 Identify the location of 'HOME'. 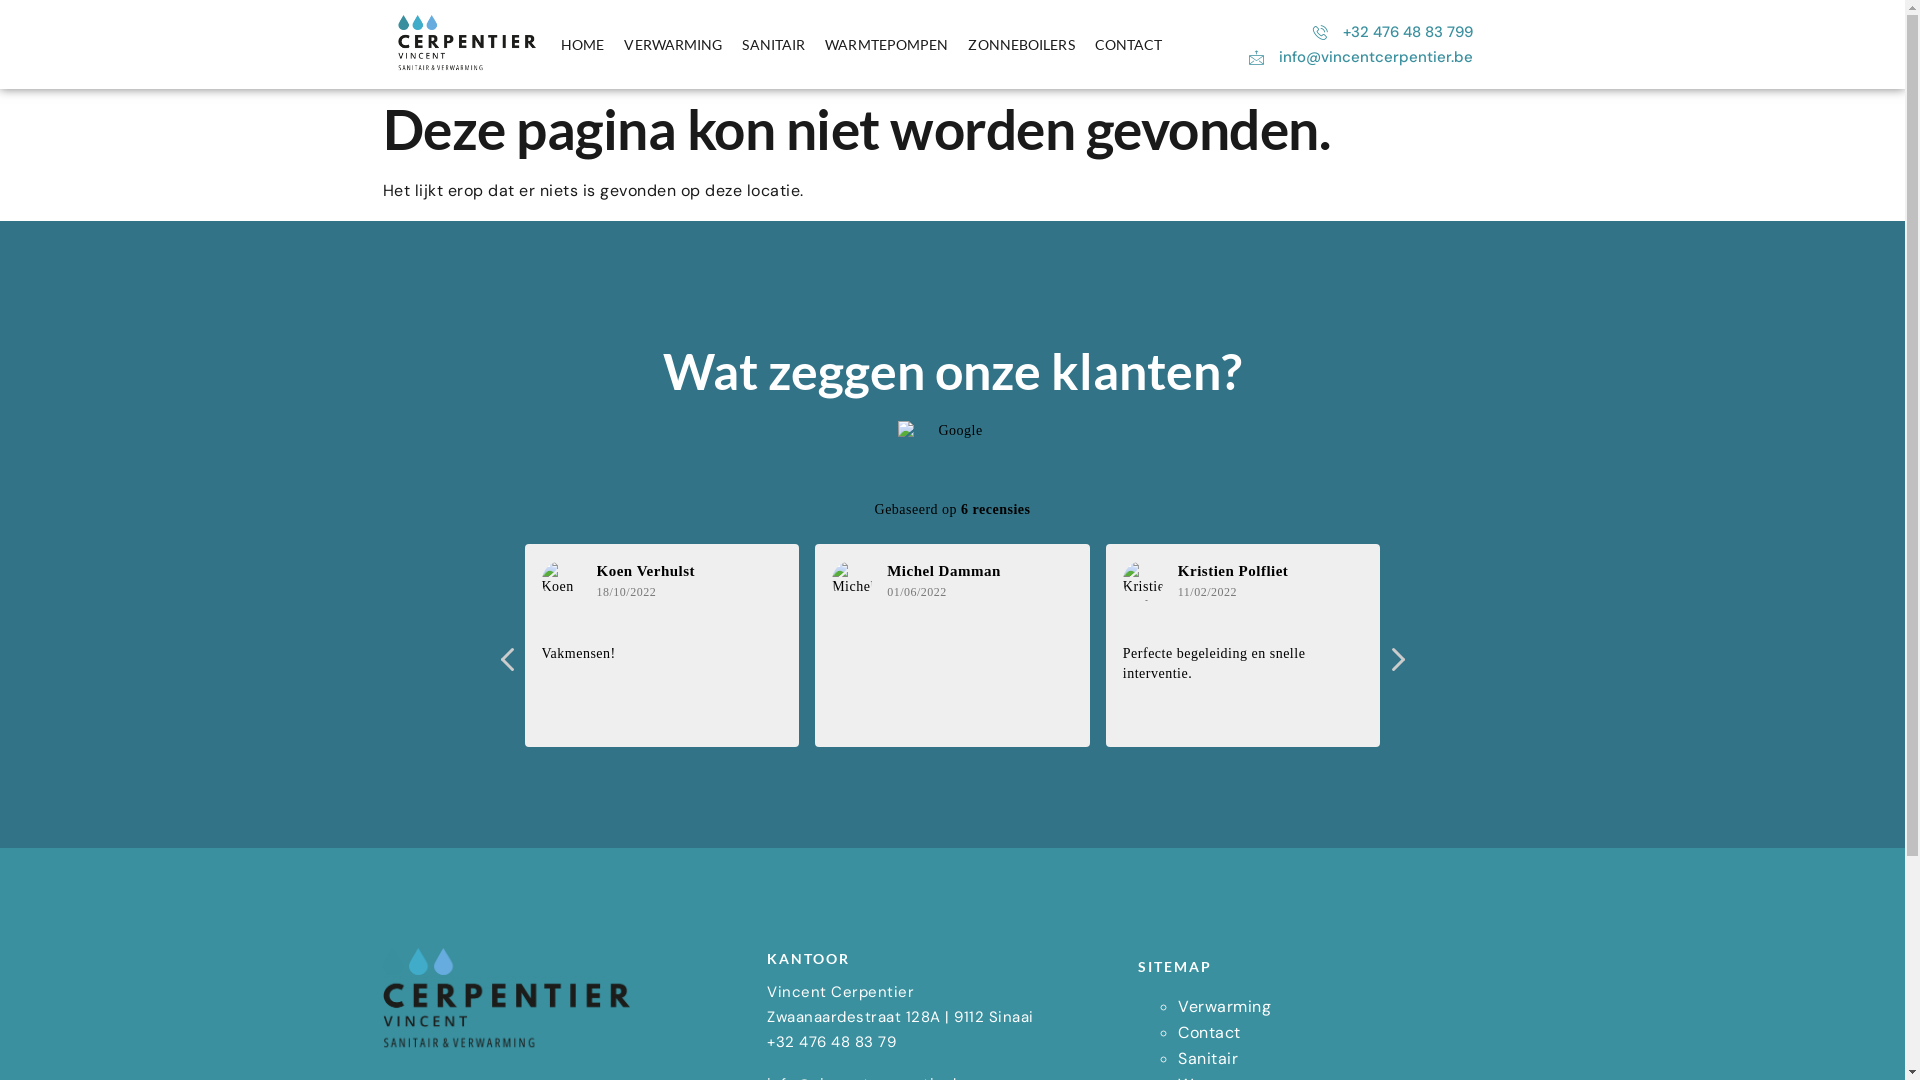
(551, 45).